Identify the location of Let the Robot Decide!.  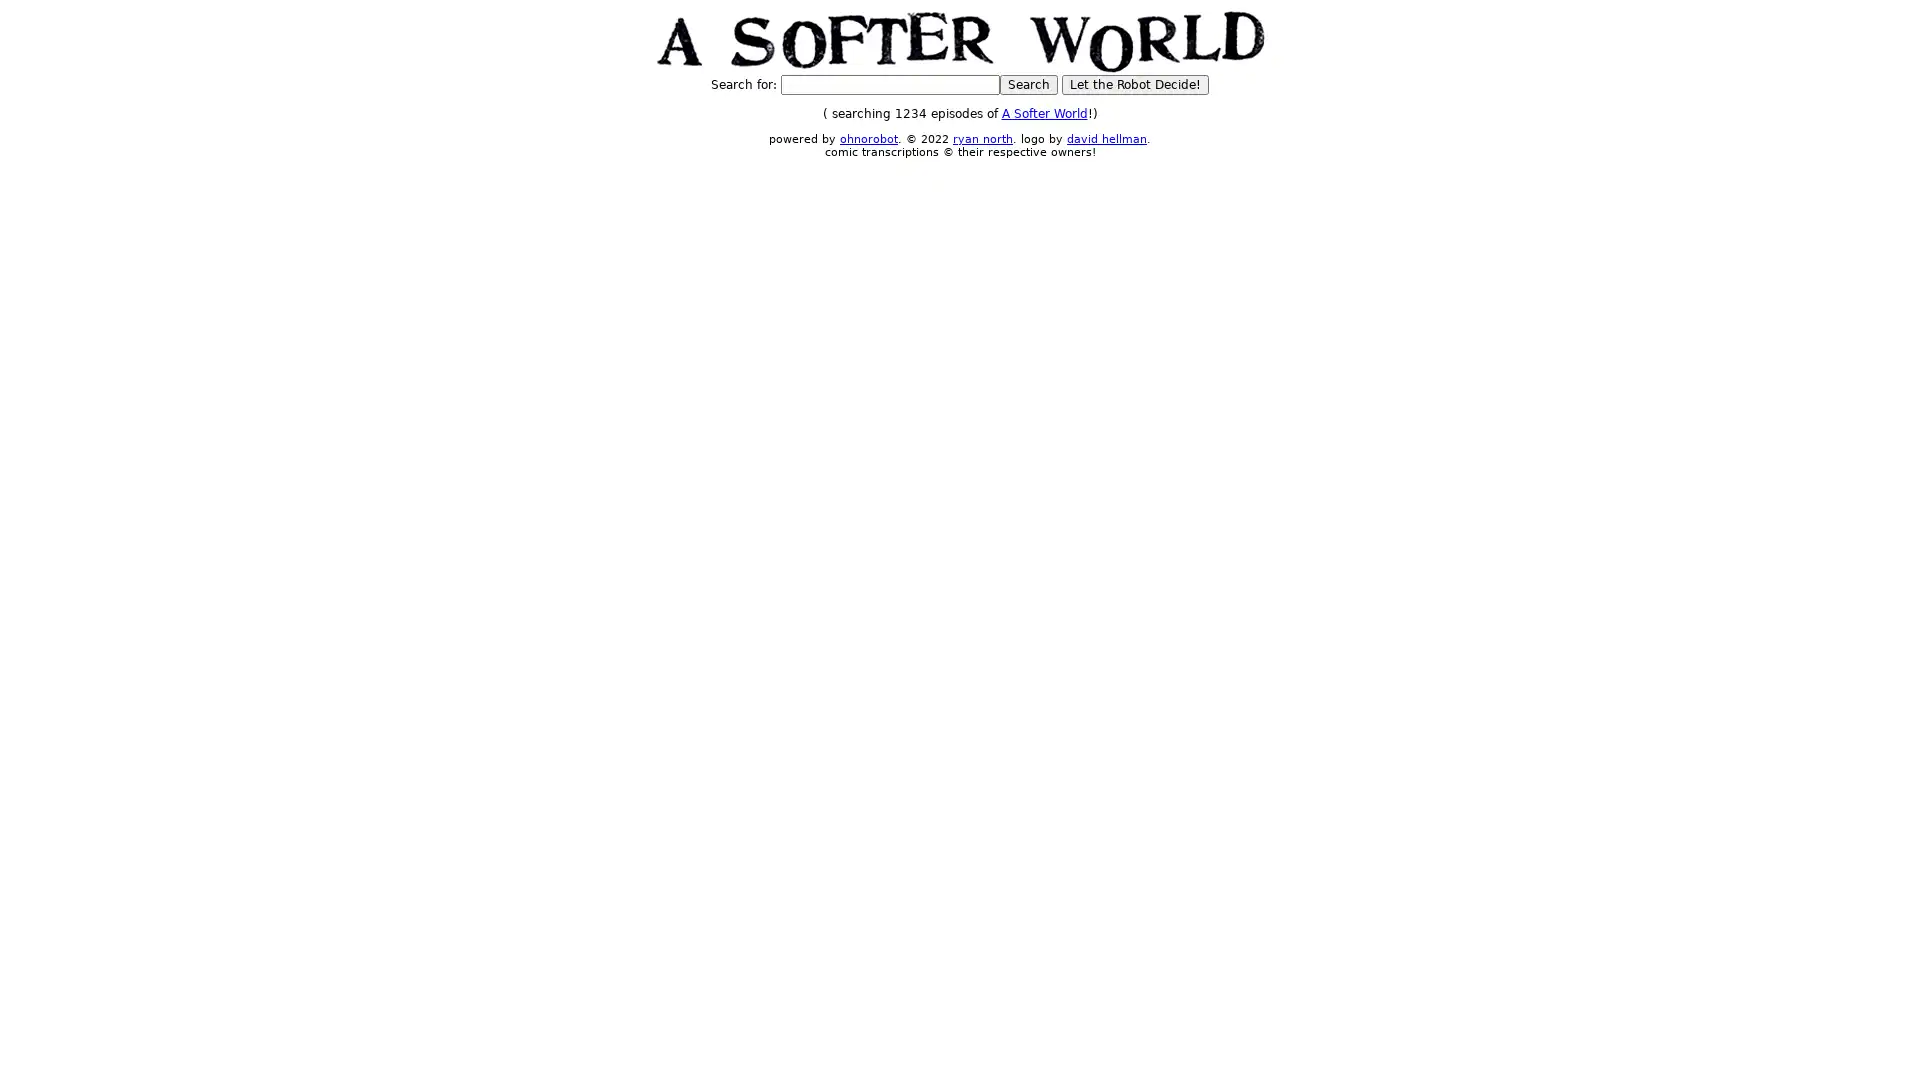
(1135, 83).